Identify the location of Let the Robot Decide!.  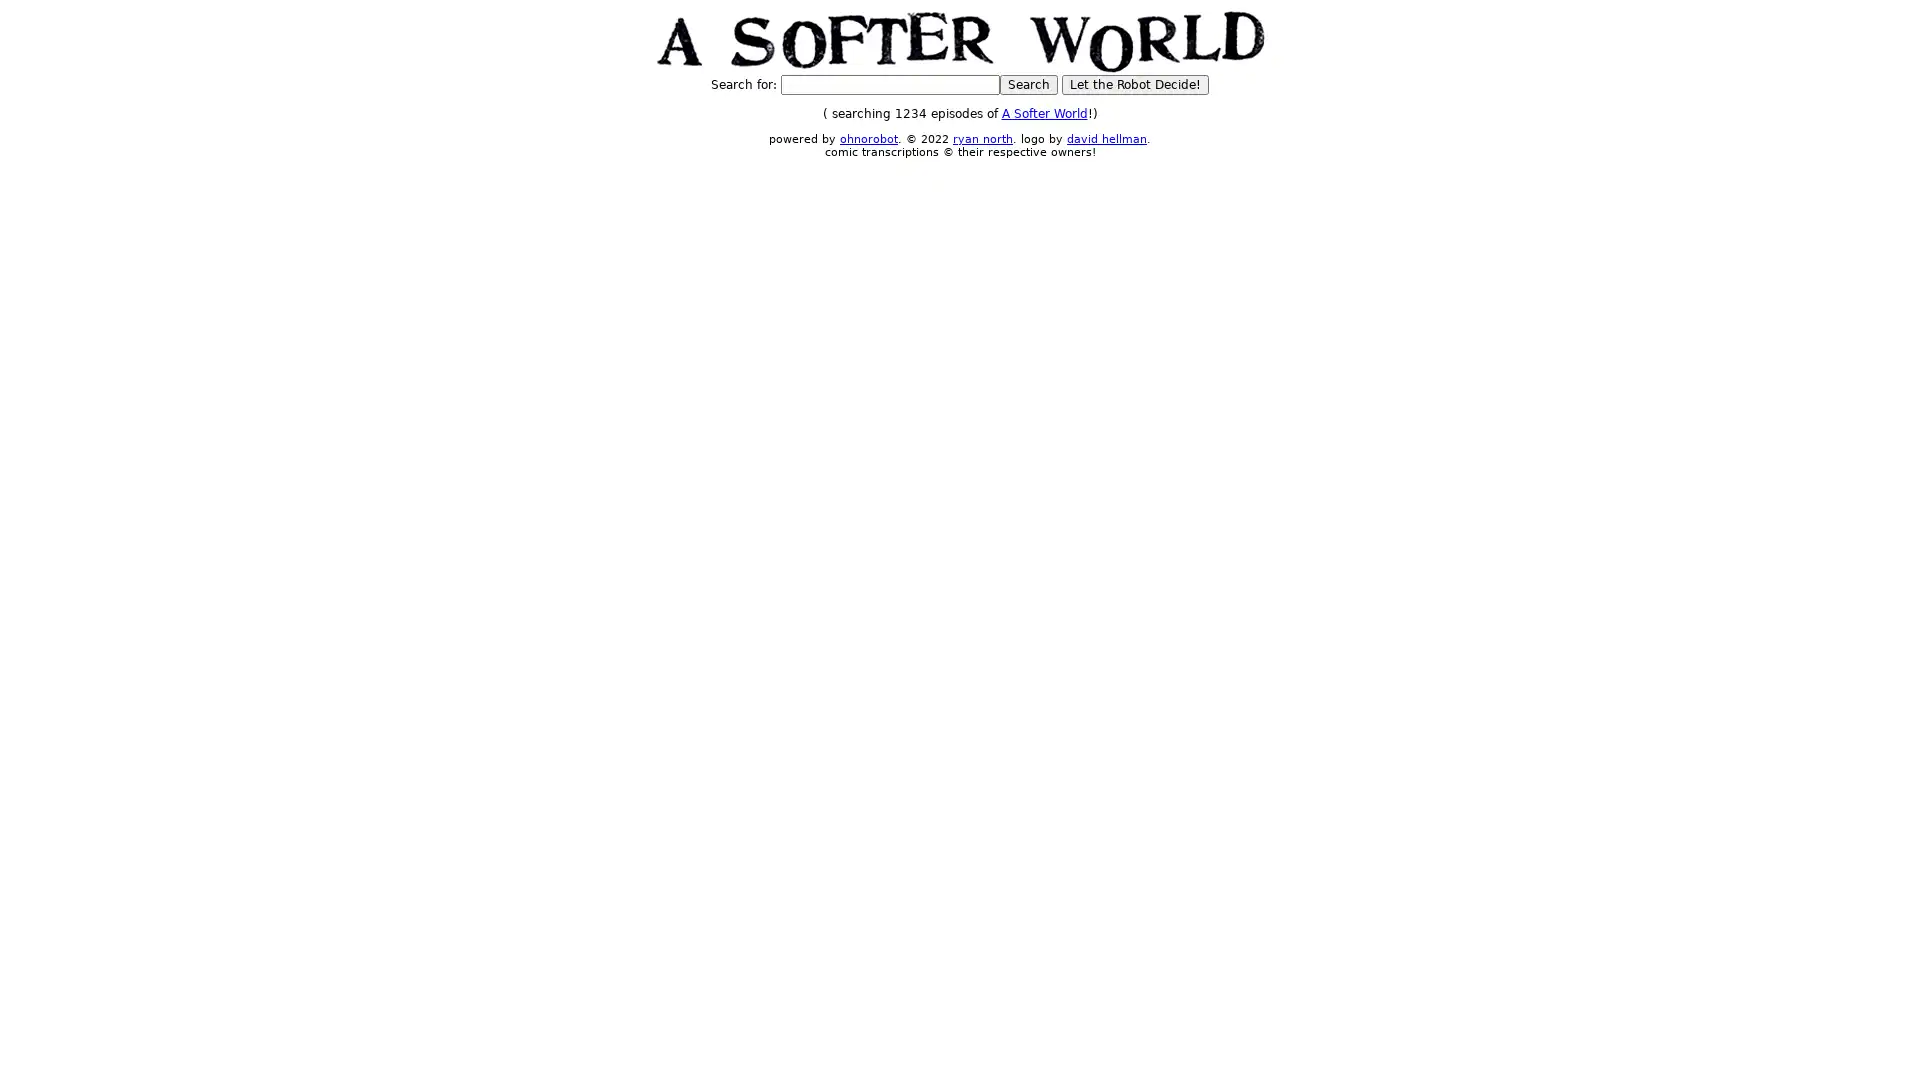
(1135, 83).